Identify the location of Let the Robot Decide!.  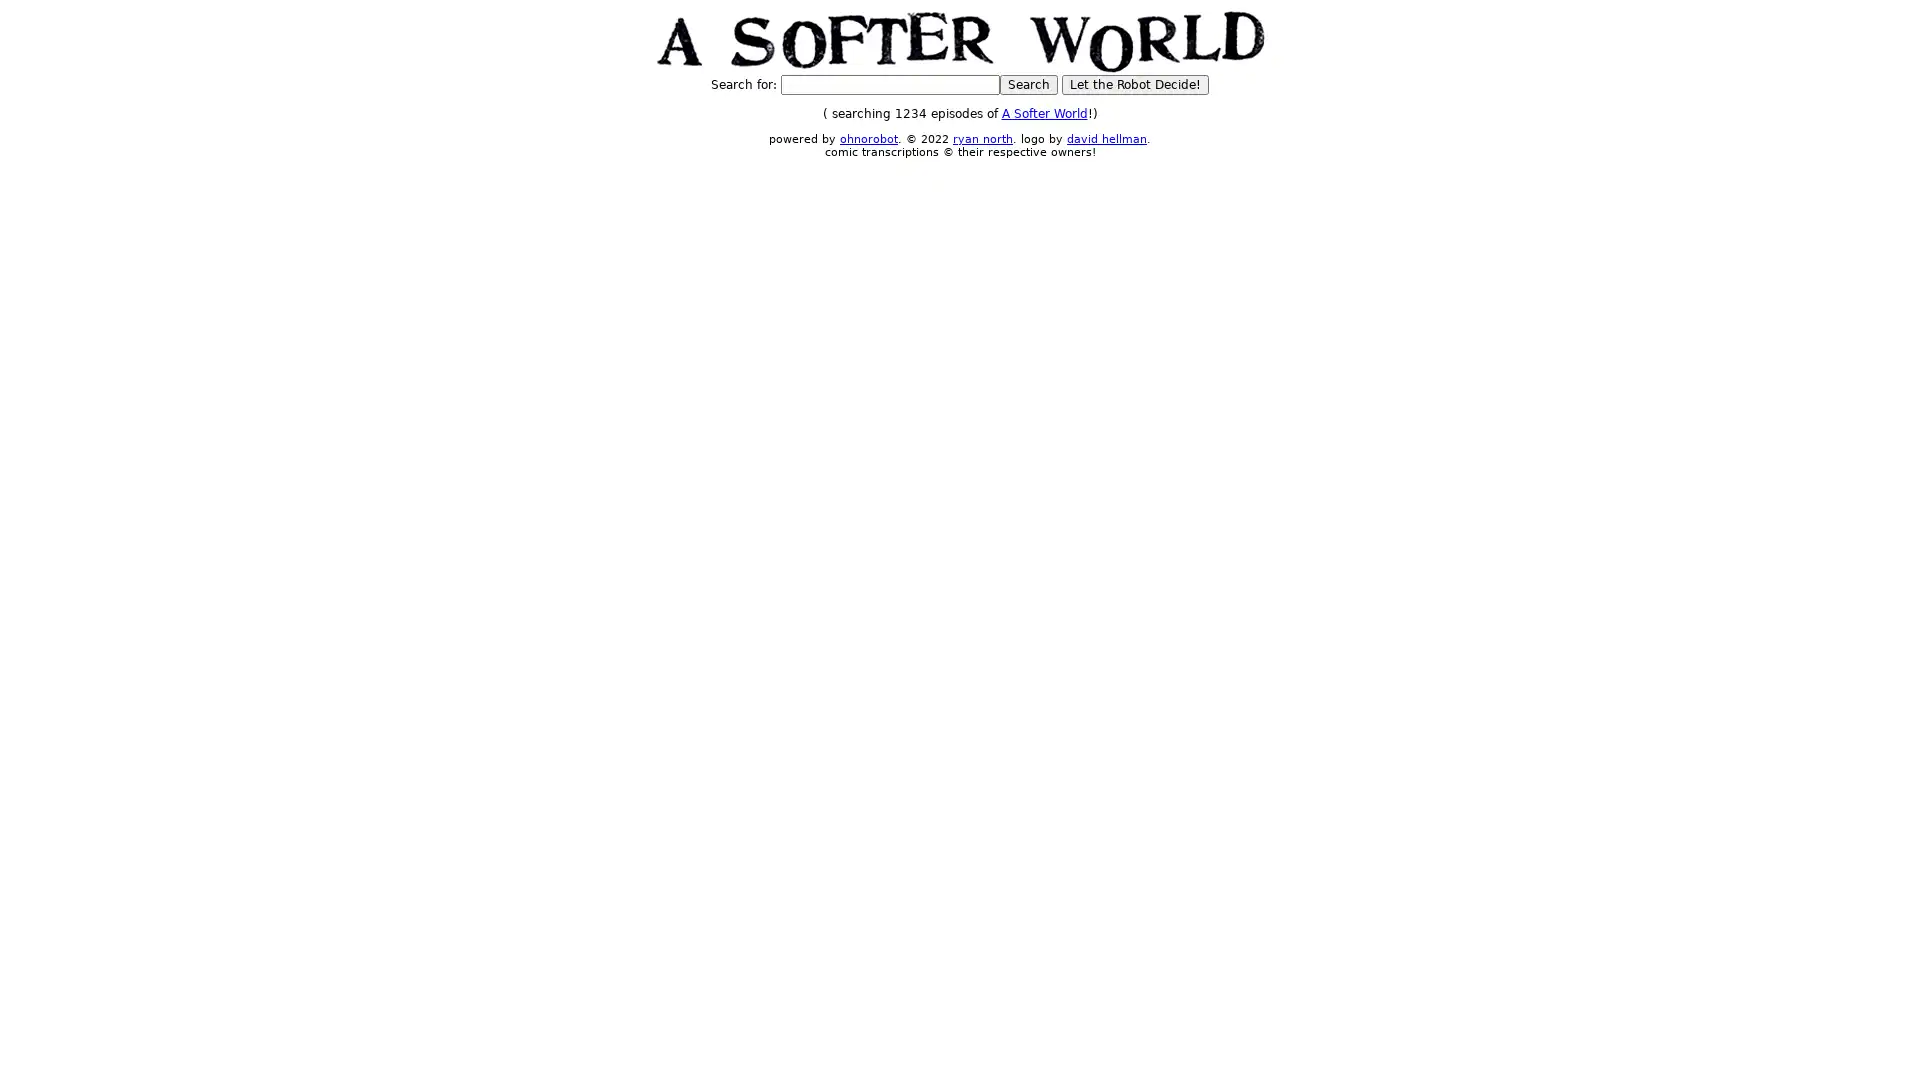
(1135, 83).